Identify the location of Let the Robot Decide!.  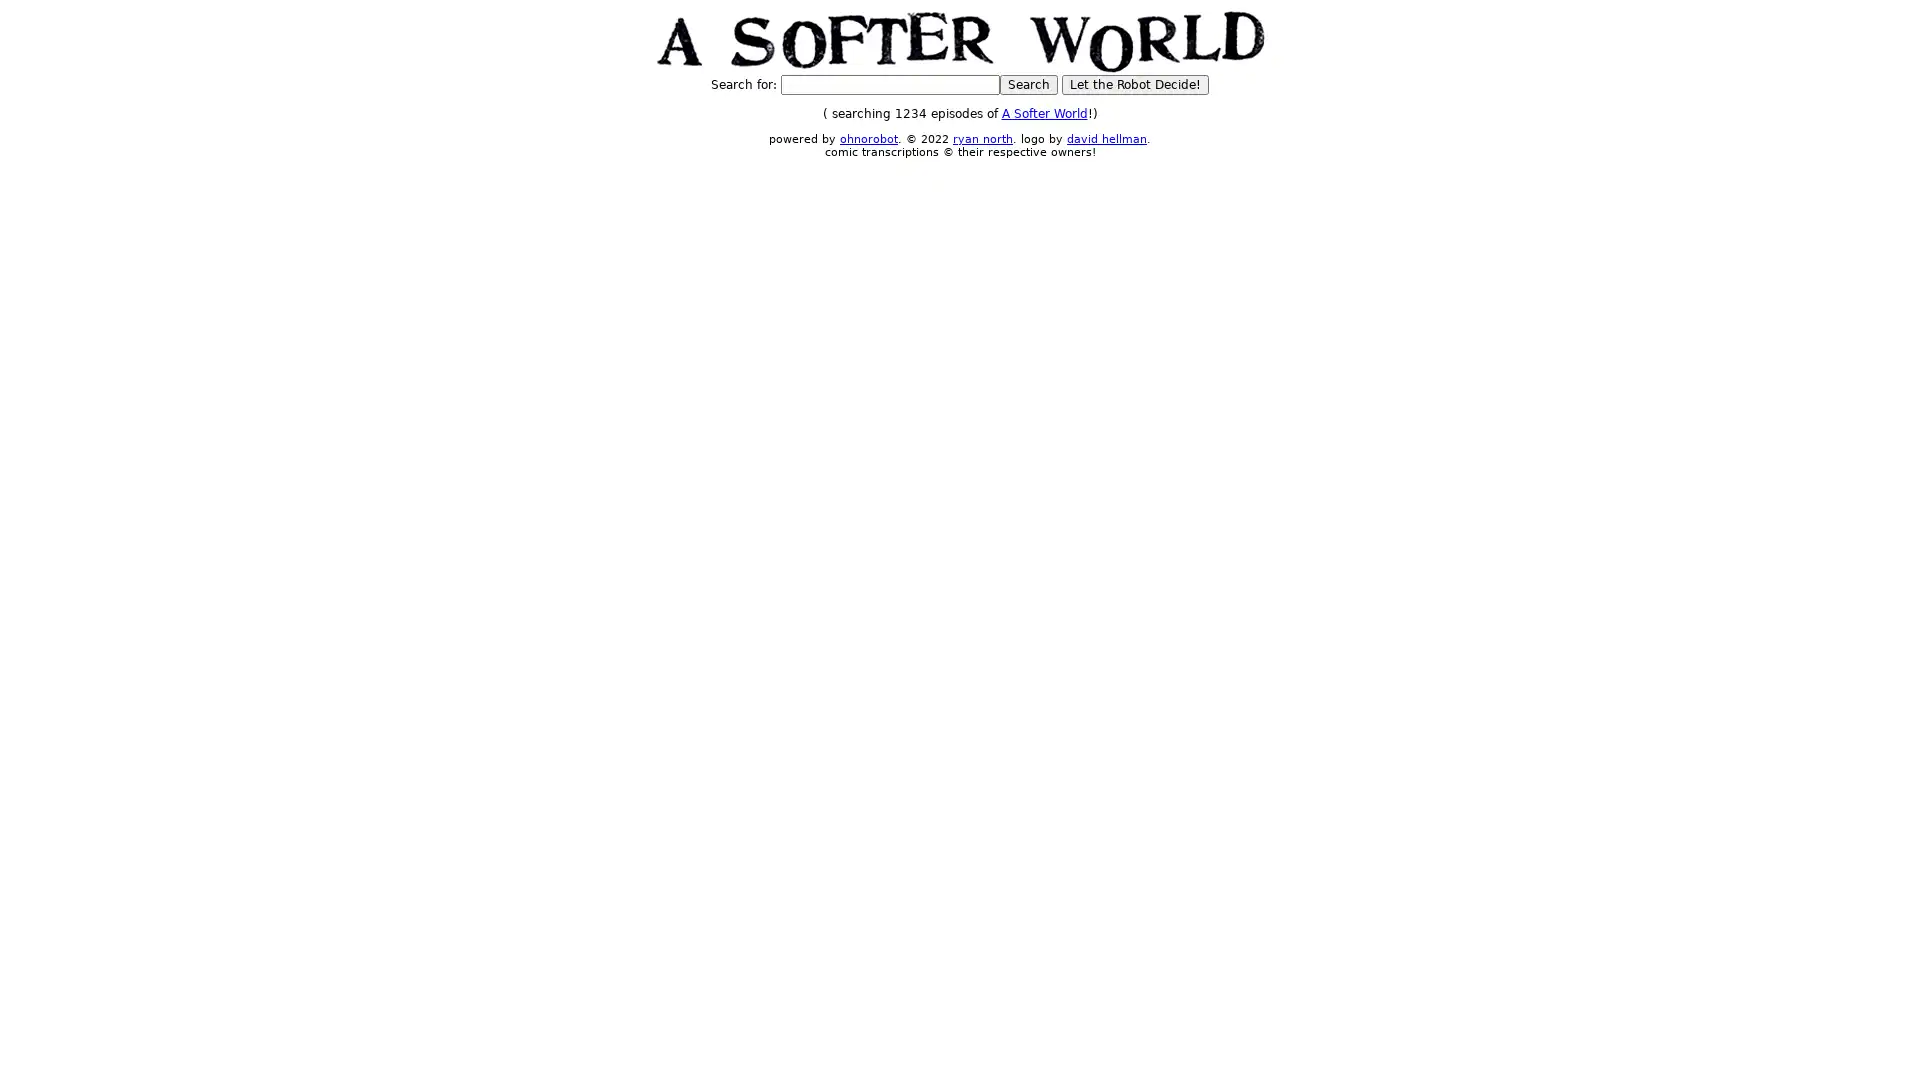
(1135, 83).